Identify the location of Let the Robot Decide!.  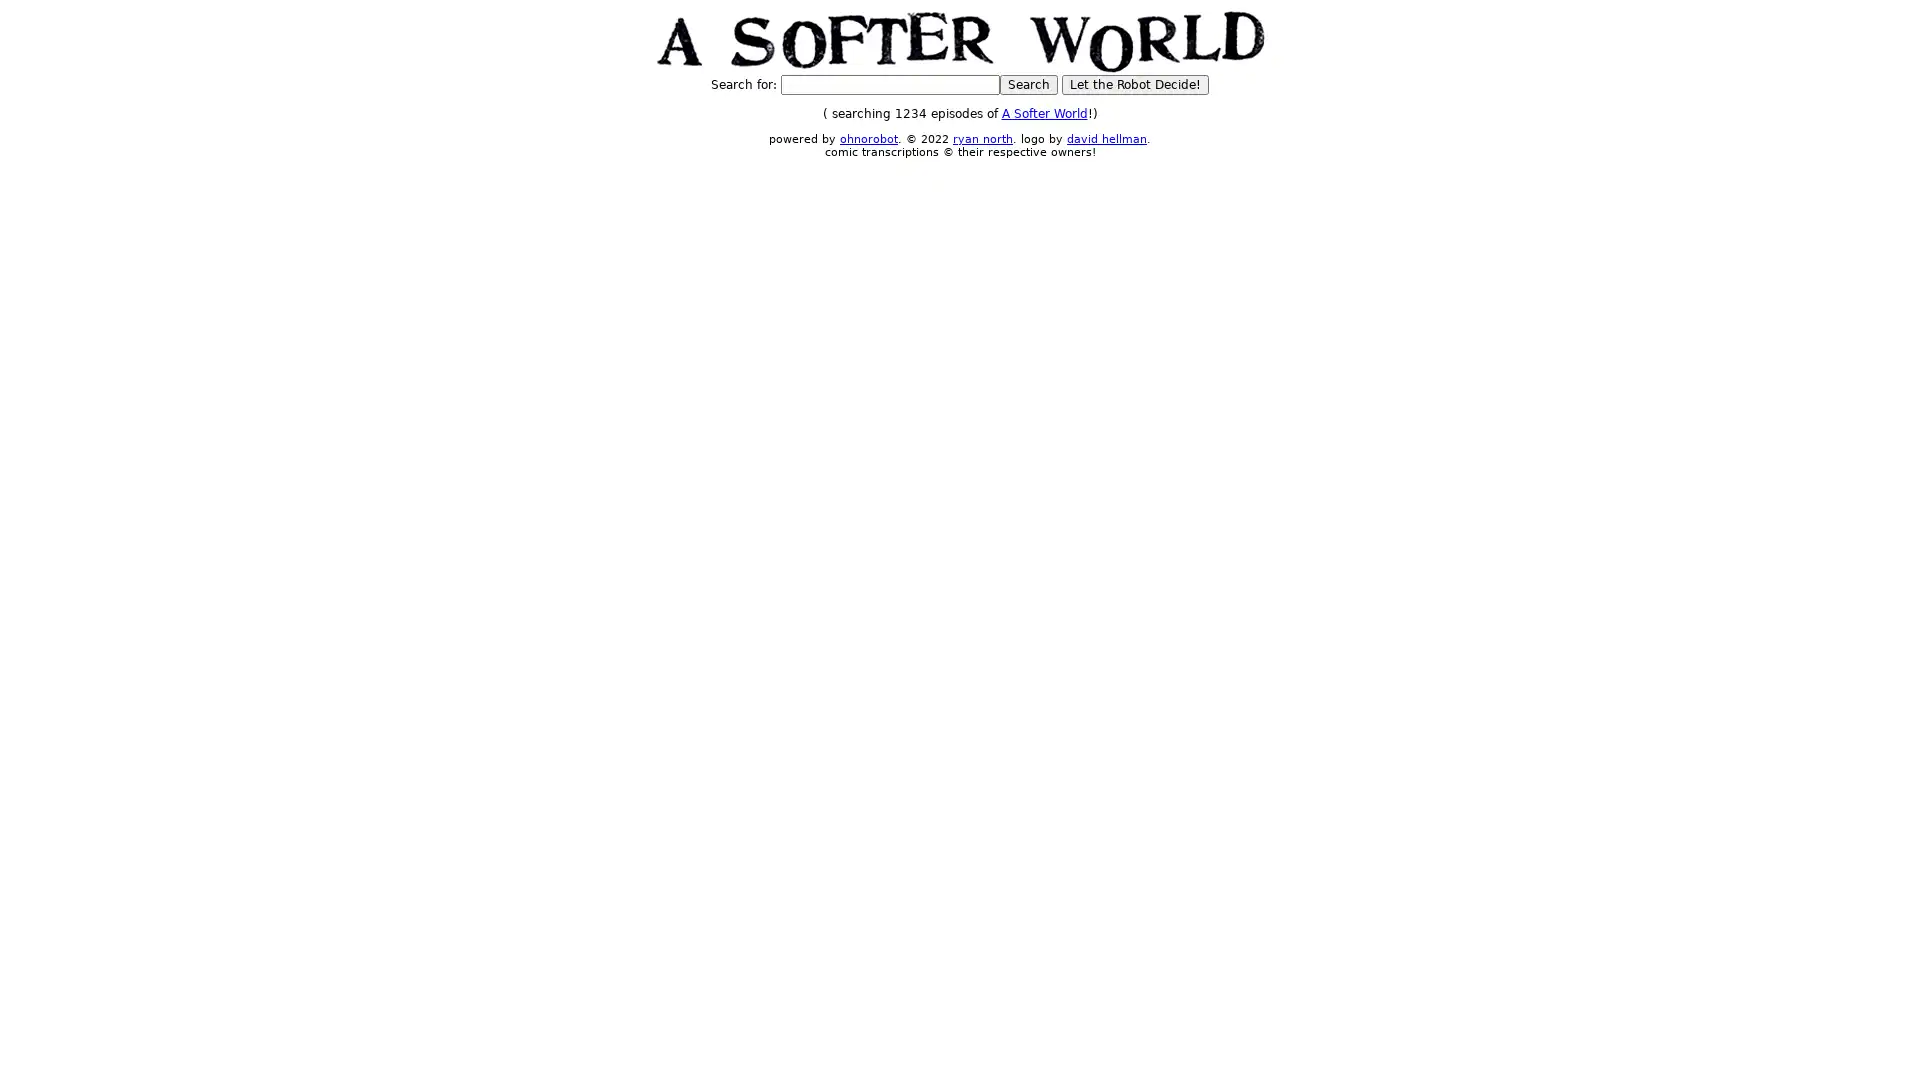
(1135, 83).